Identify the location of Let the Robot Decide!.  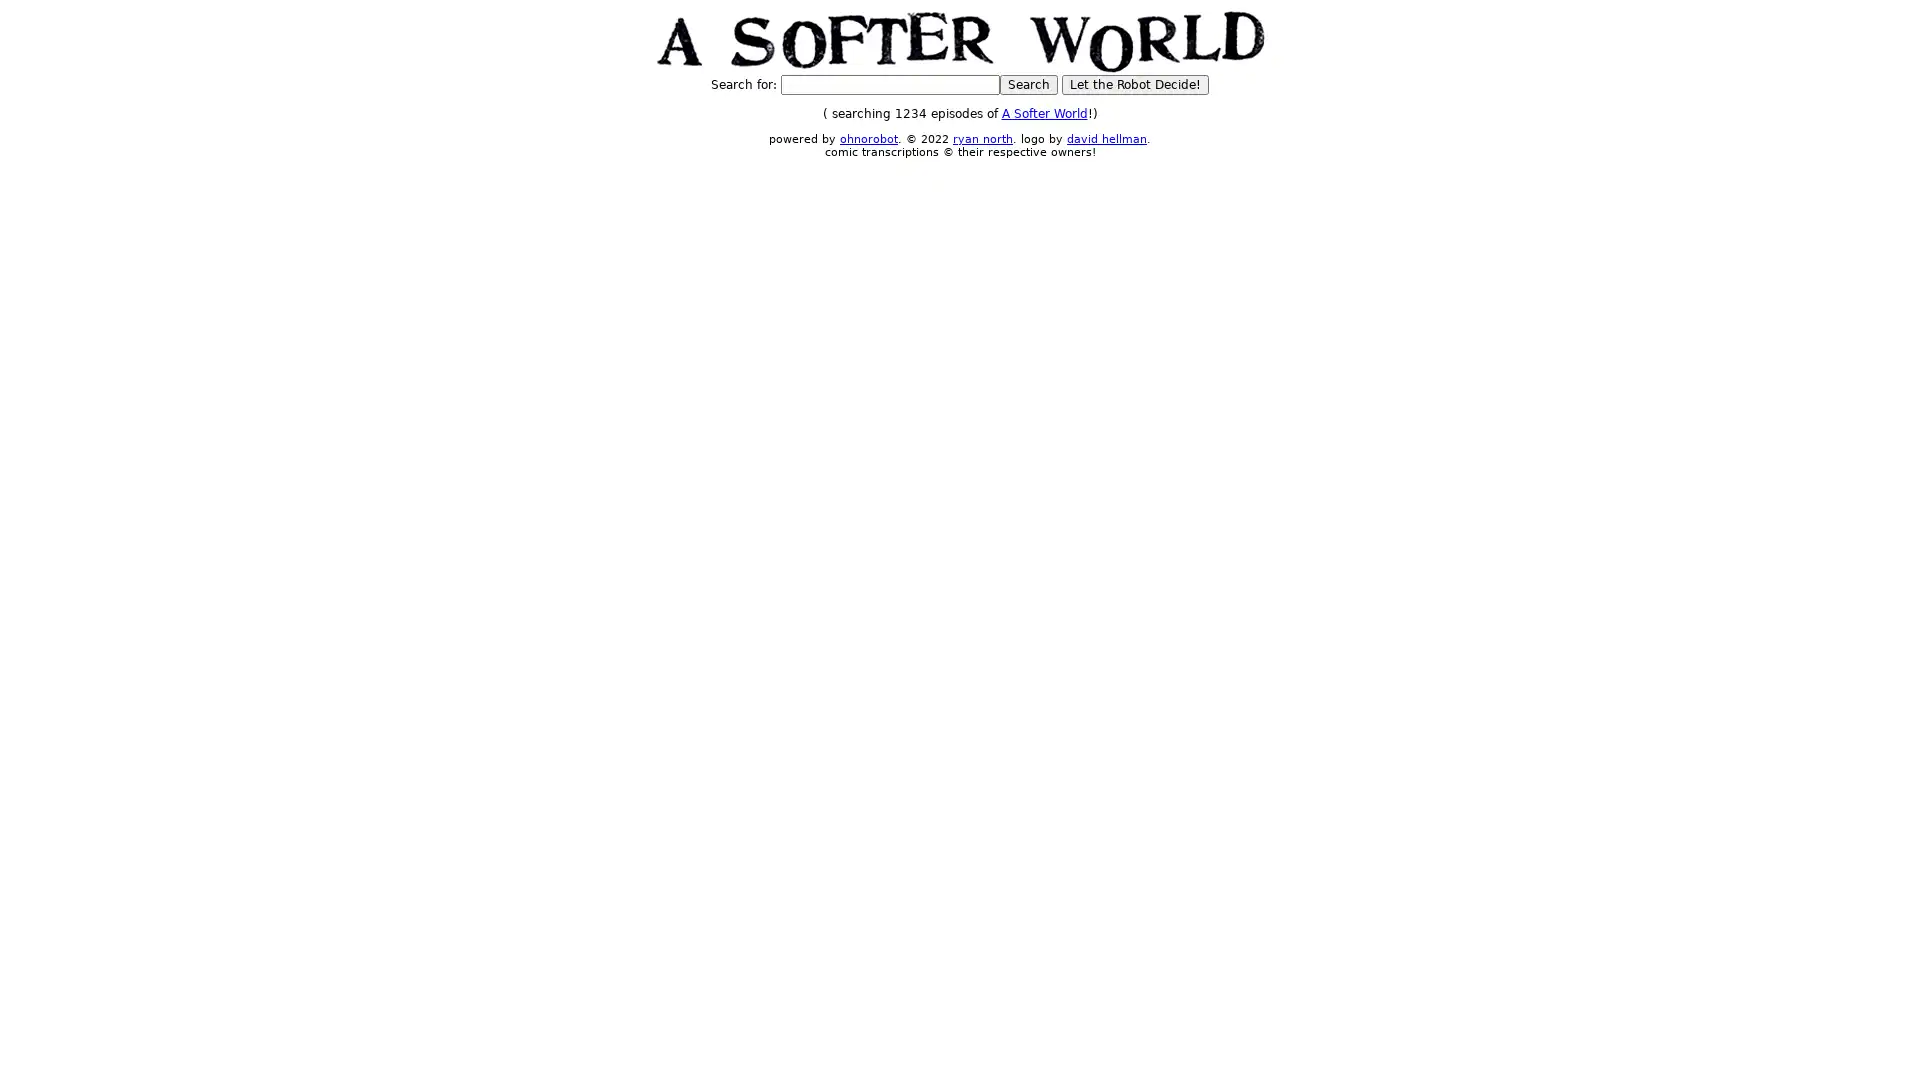
(1135, 83).